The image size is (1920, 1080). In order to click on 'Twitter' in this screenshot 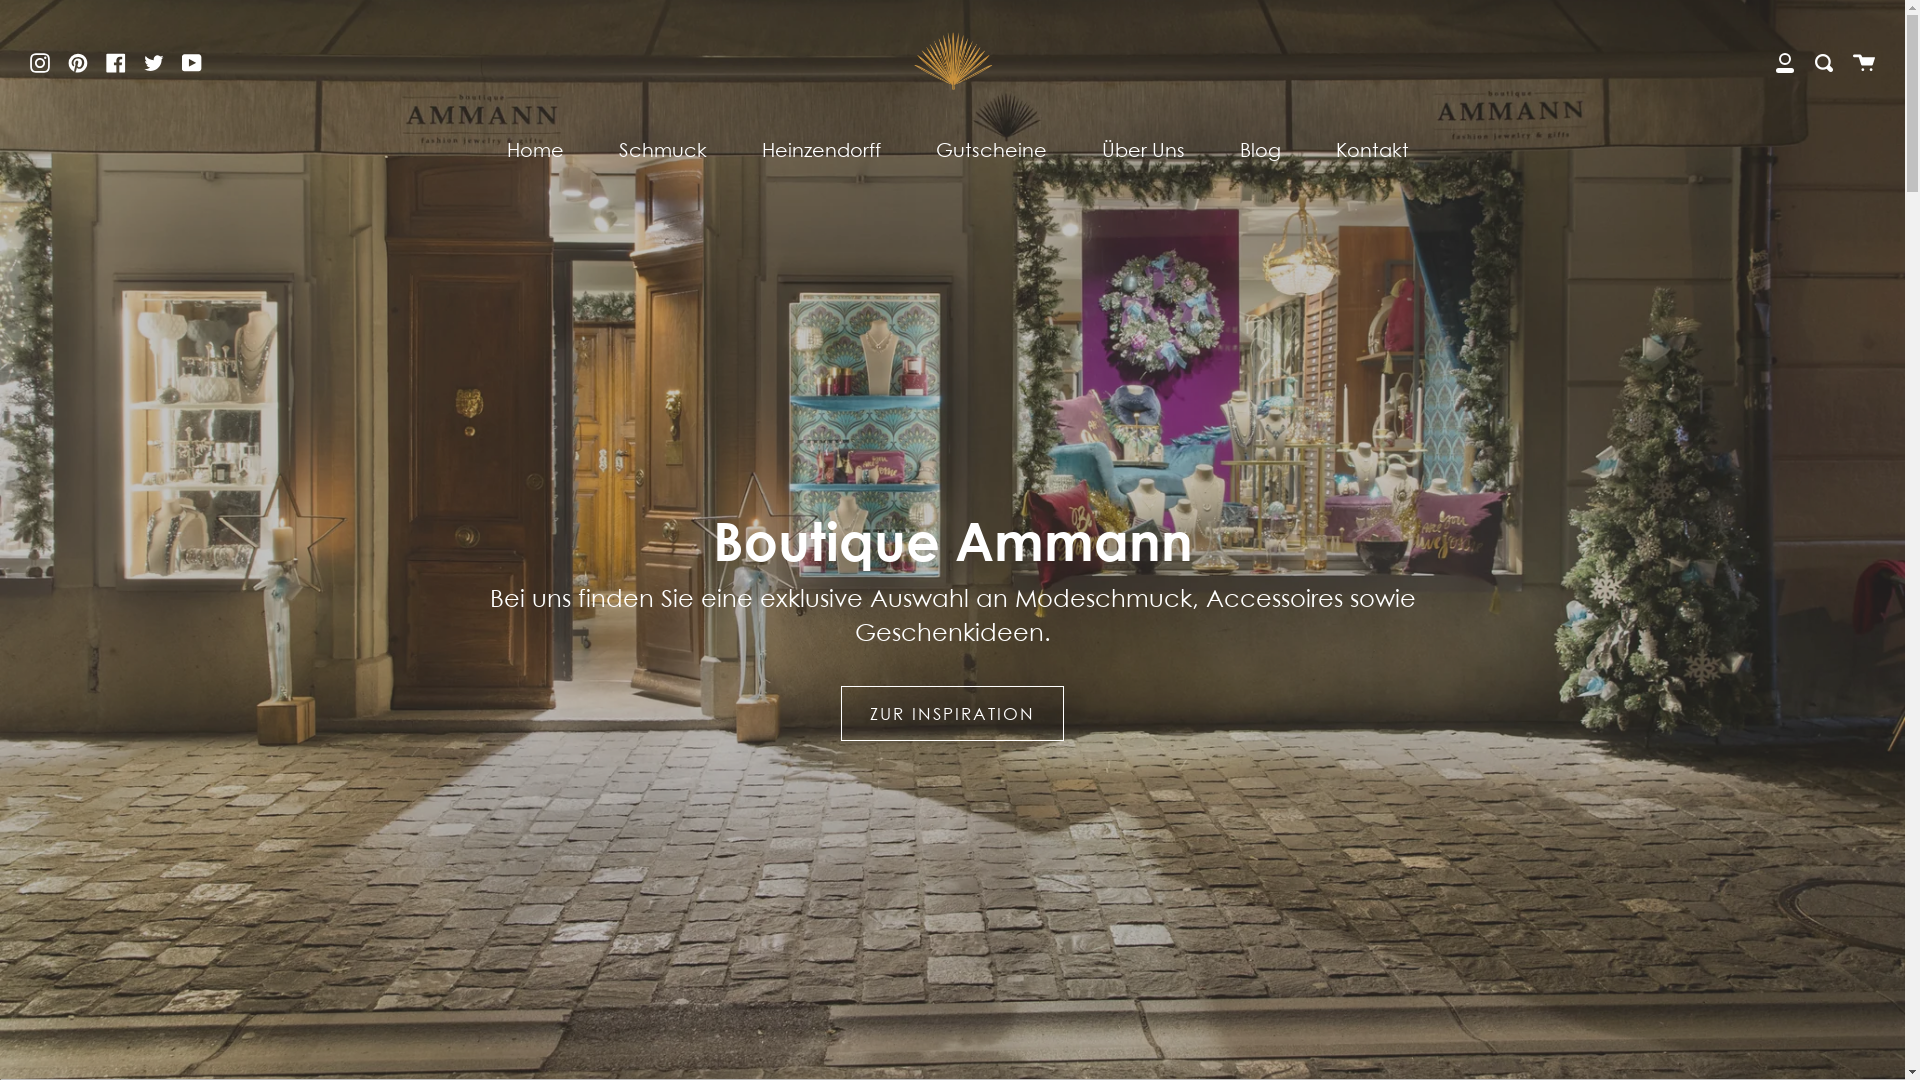, I will do `click(152, 60)`.